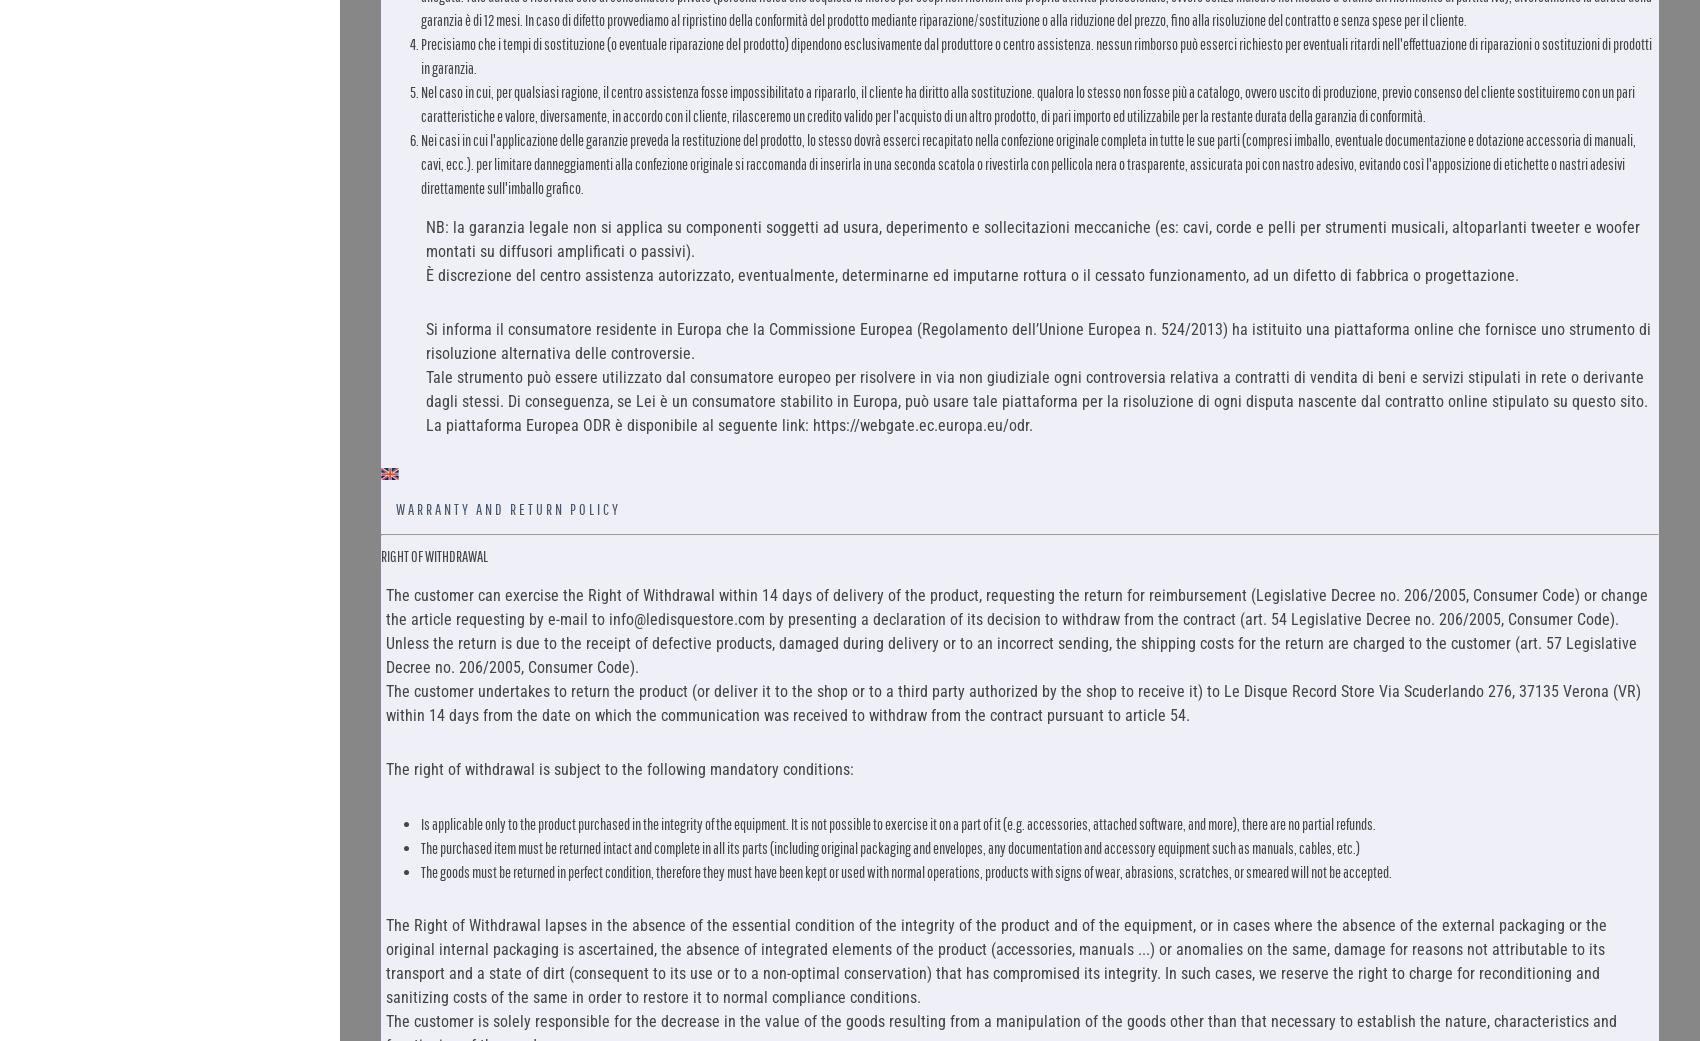  I want to click on 'Tale strumento può essere utilizzato dal consumatore europeo per risolvere in via non giudiziale ogni controversia relativa a contratti di vendita di beni
e servizi stipulati in rete o derivante dagli stessi. Di conseguenza, se Lei è un consumatore stabilito in Europa, può usare tale piattaforma per la risoluzione di ogni disputa nascente dal contratto online stipulato su questo sito. La piattaforma Europea ODR è disponibile al seguente link: https://webgate.ec.europa.eu/odr.', so click(1034, 400).